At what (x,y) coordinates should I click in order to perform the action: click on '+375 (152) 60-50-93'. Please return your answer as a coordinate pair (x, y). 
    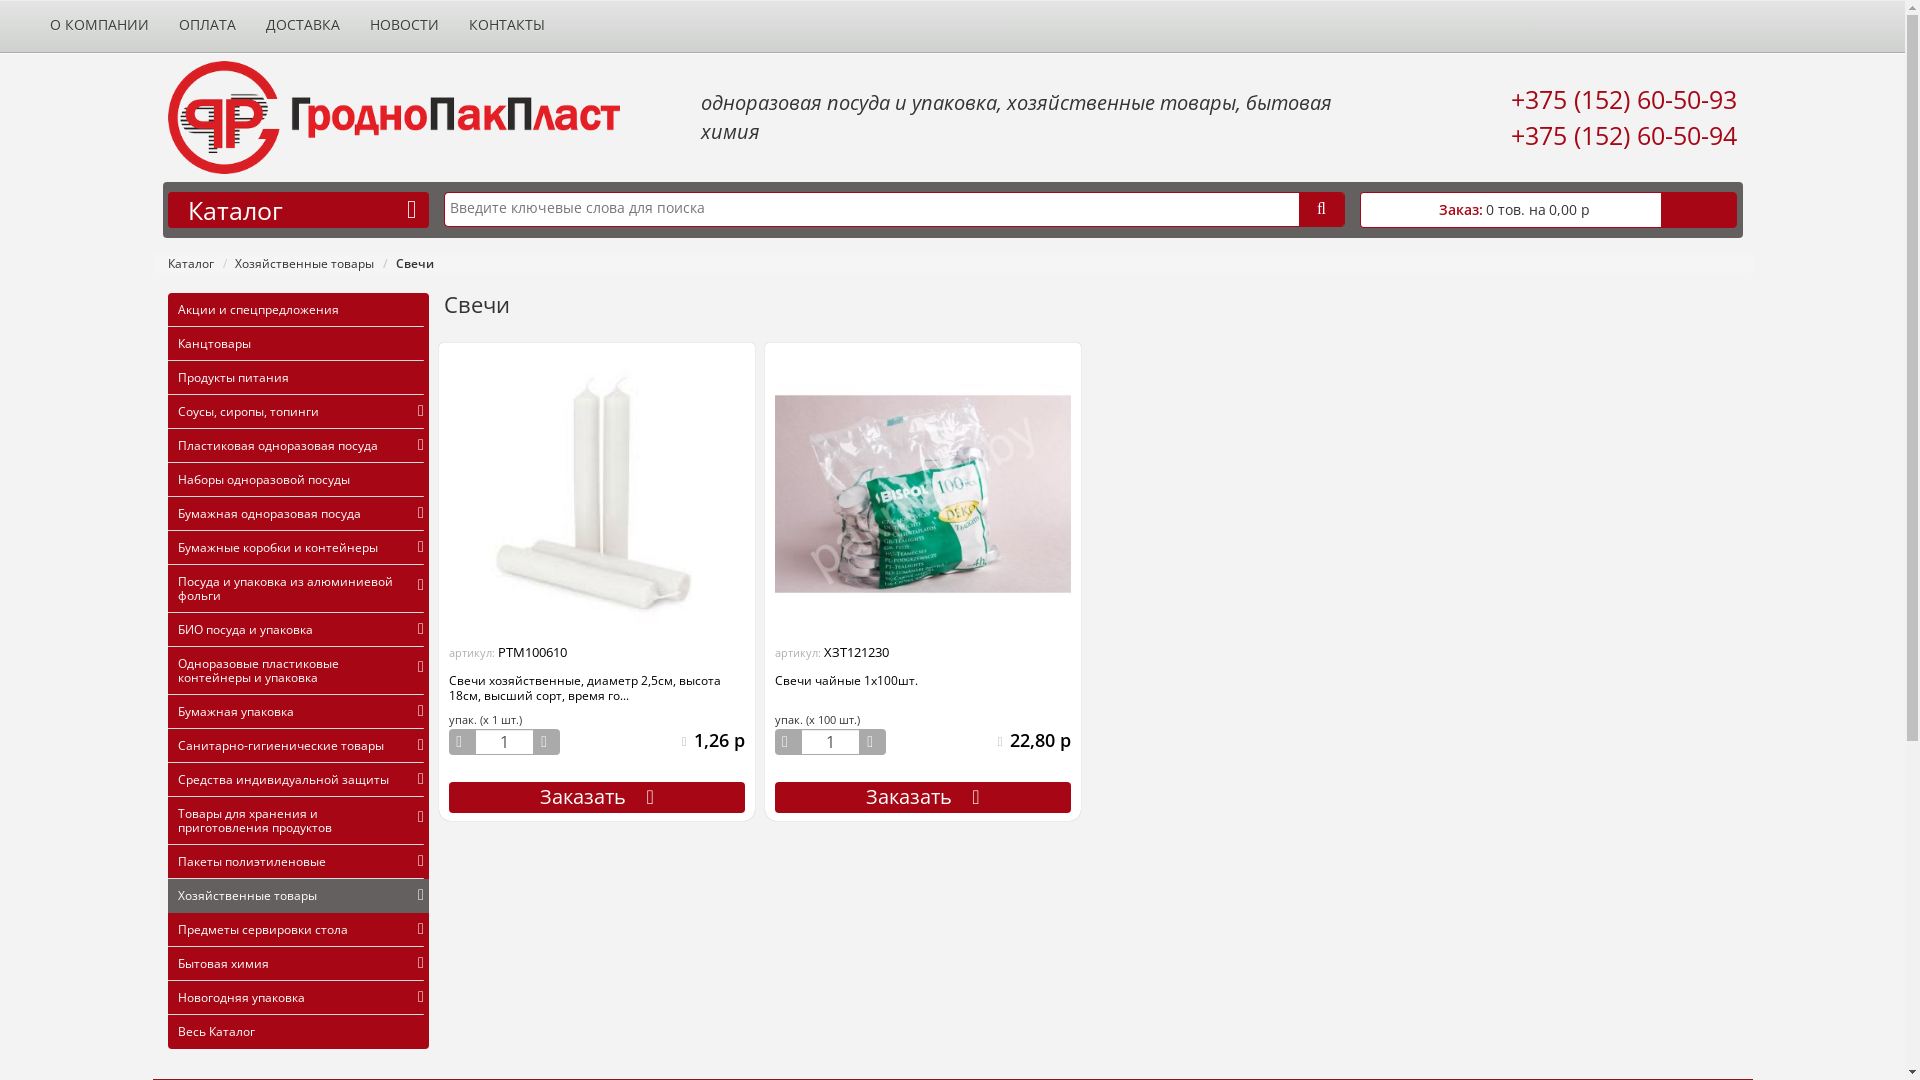
    Looking at the image, I should click on (1623, 99).